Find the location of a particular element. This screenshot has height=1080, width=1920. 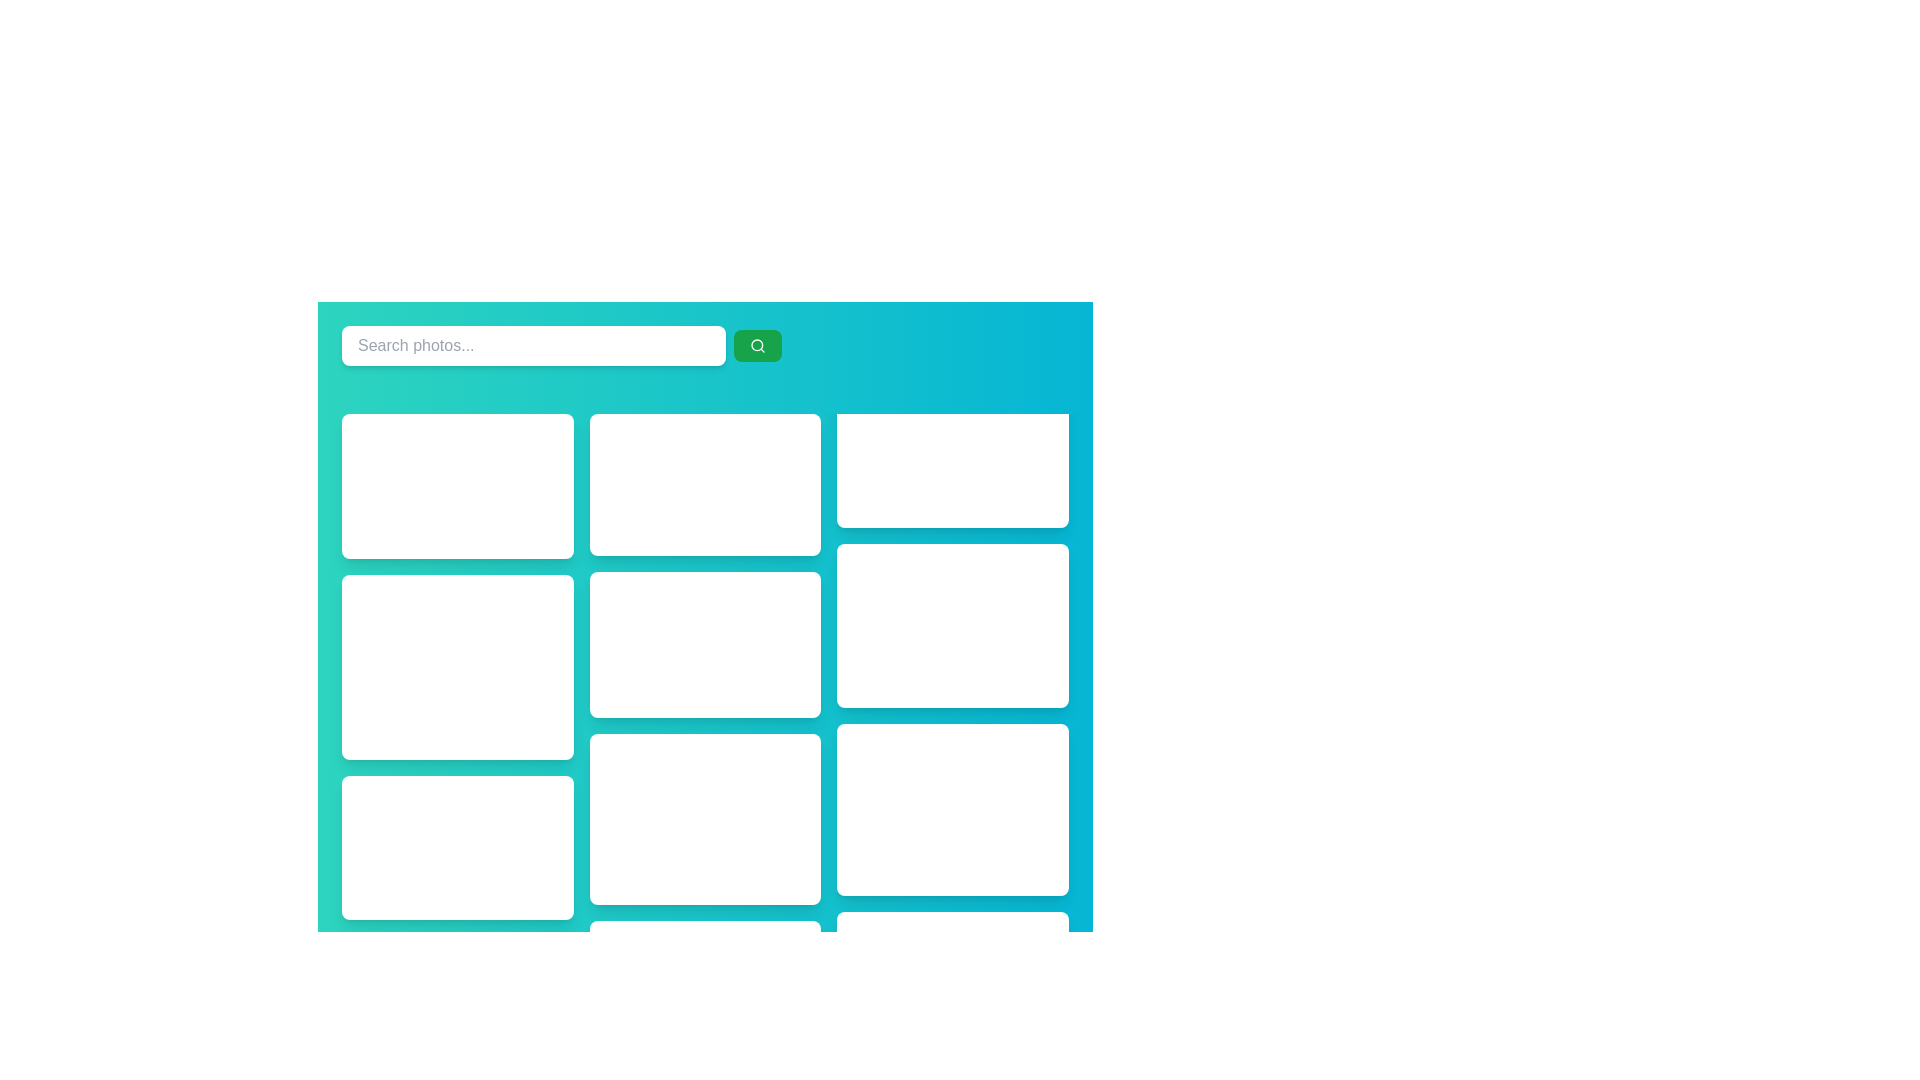

the search icon located at the center of the green button to initiate a search based on the adjacent input field is located at coordinates (757, 345).